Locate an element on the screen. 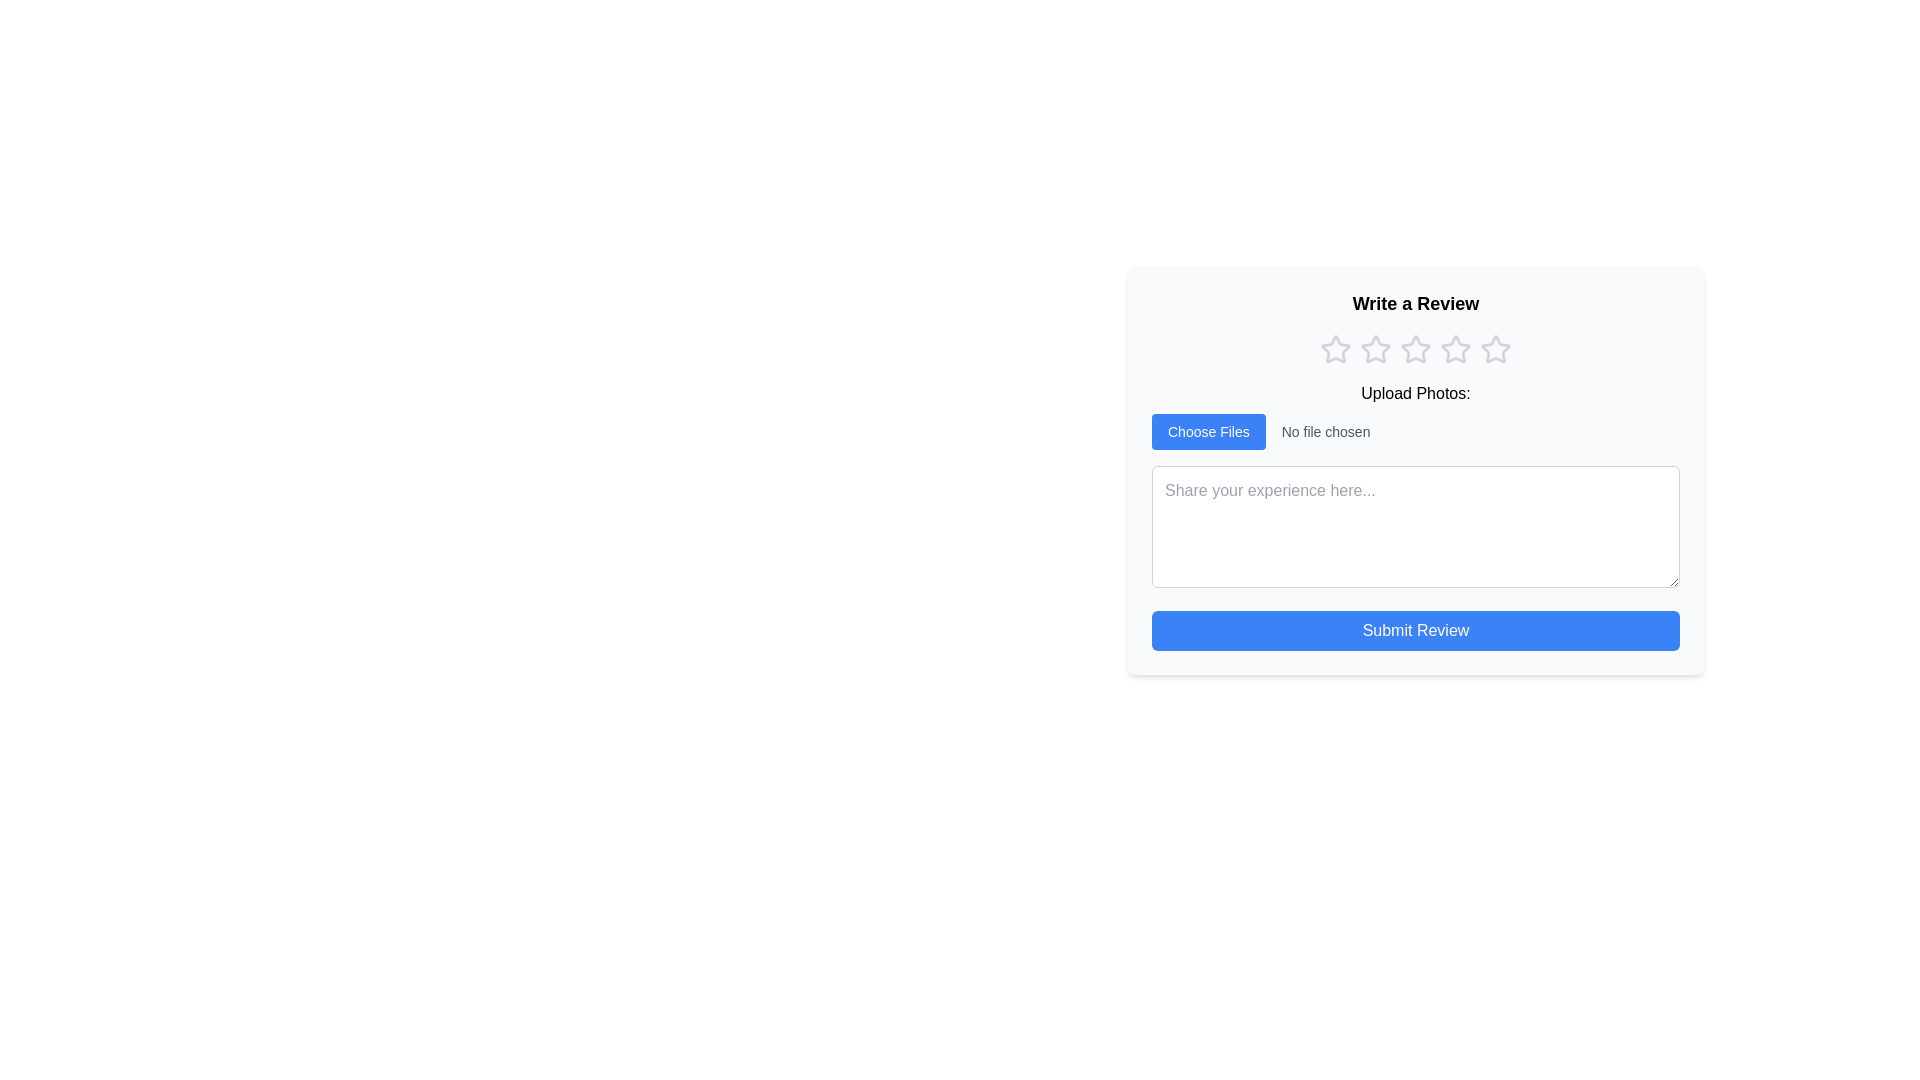 This screenshot has width=1920, height=1080. the first outlined star icon is located at coordinates (1373, 347).